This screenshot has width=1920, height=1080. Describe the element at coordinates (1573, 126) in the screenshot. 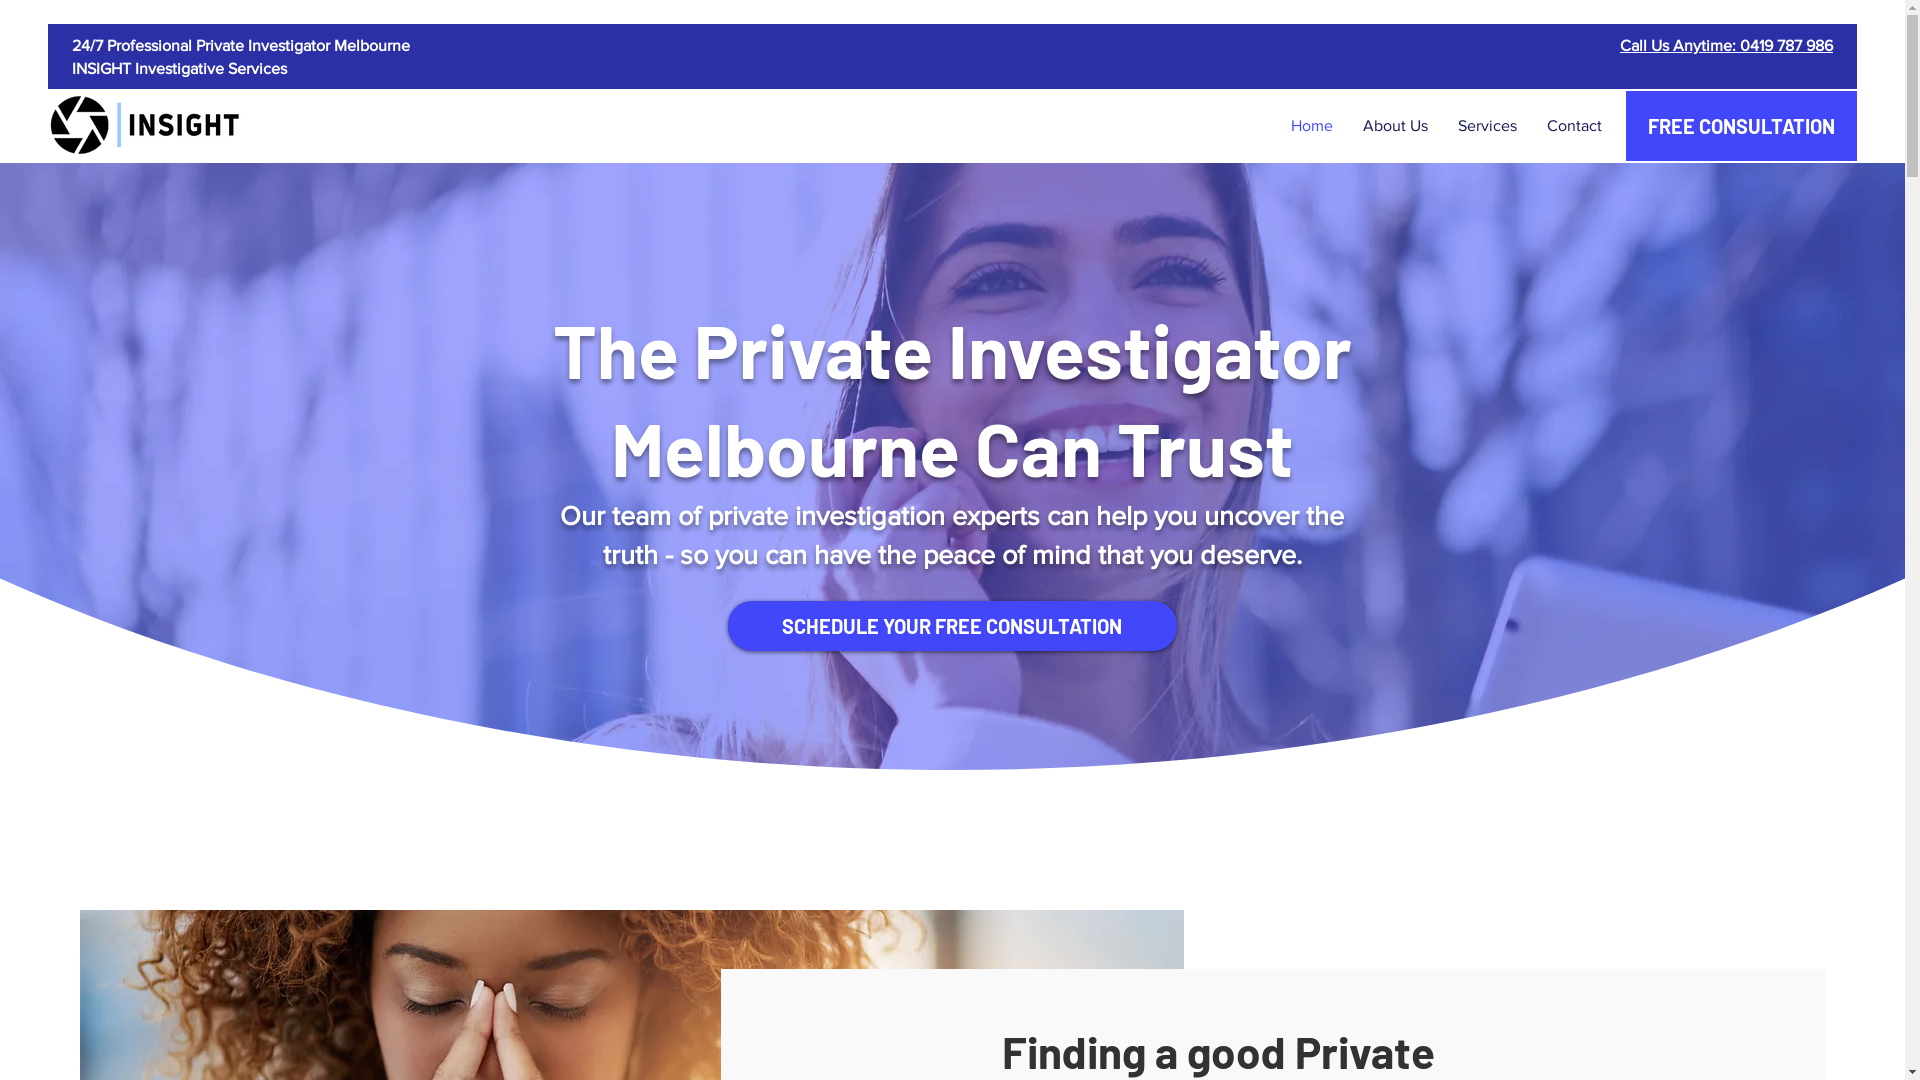

I see `'Contact'` at that location.